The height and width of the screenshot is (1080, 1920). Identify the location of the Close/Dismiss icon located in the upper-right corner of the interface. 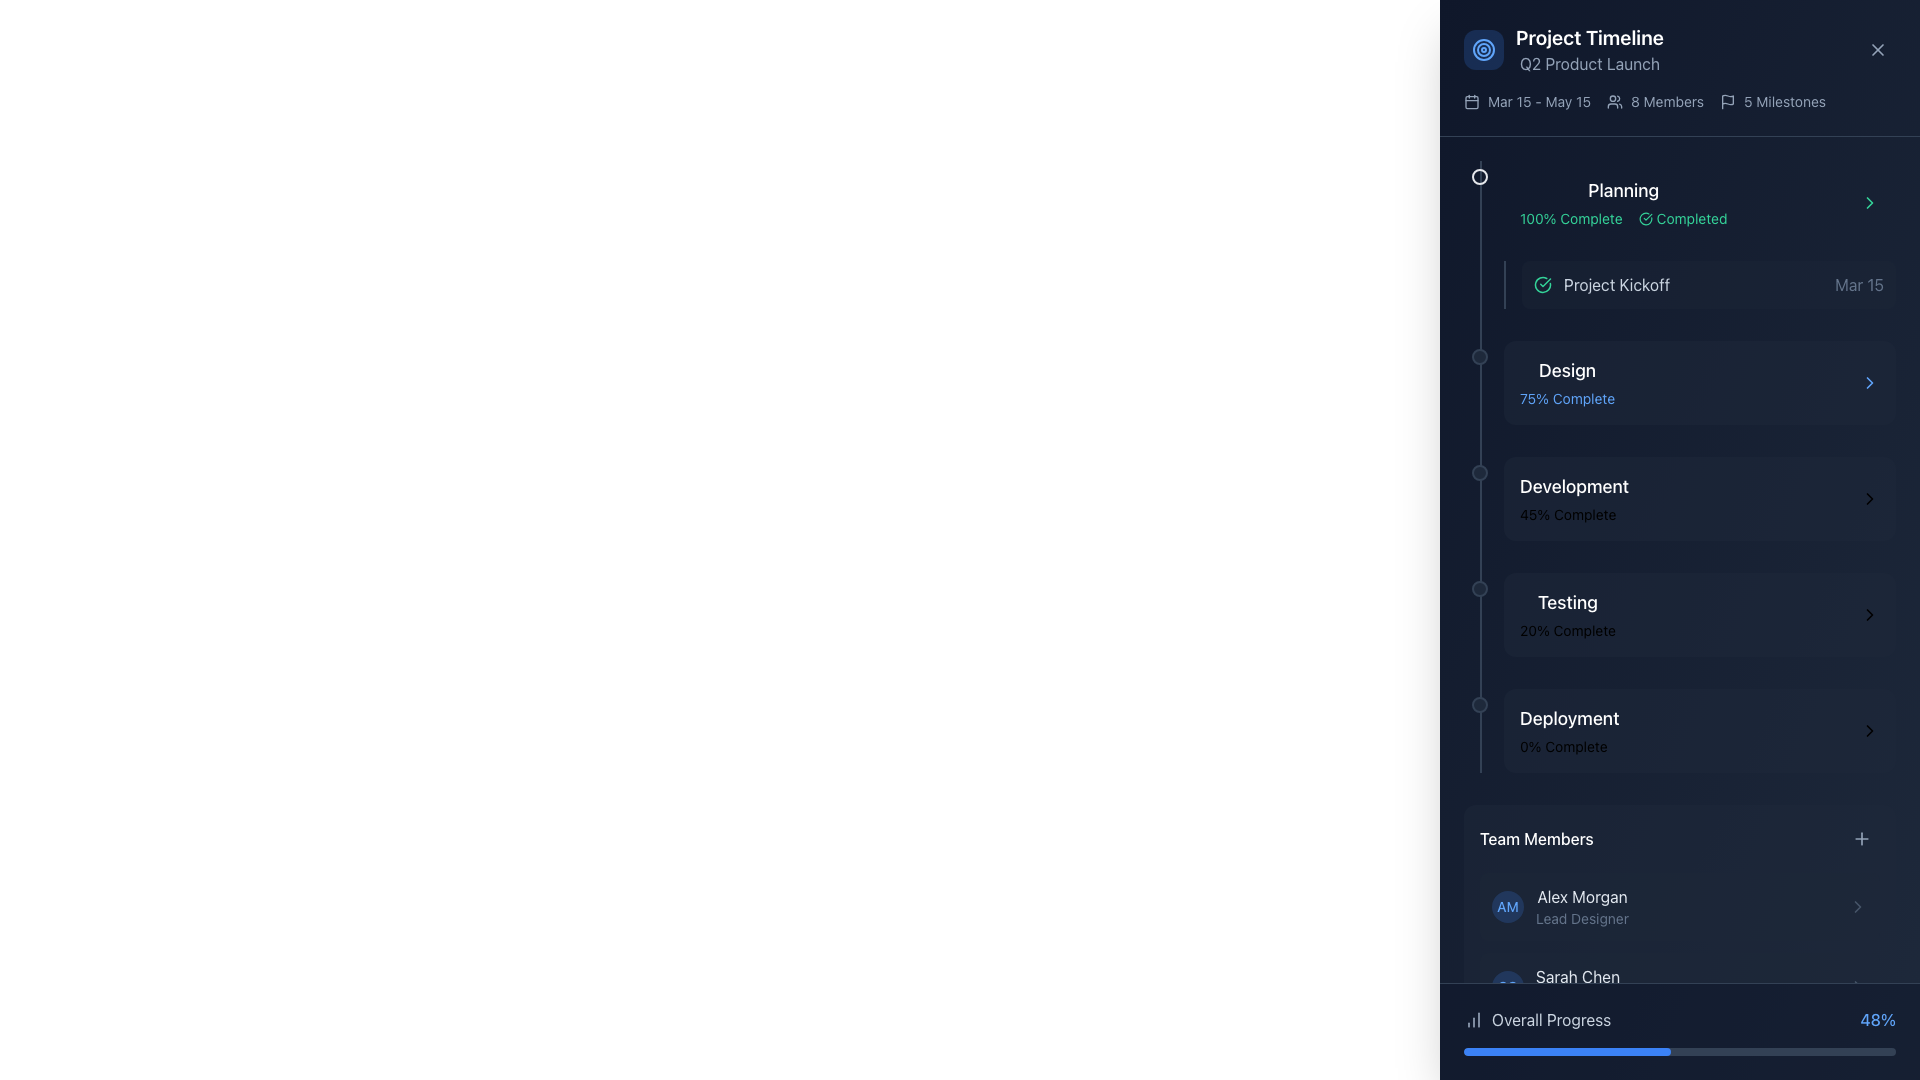
(1876, 49).